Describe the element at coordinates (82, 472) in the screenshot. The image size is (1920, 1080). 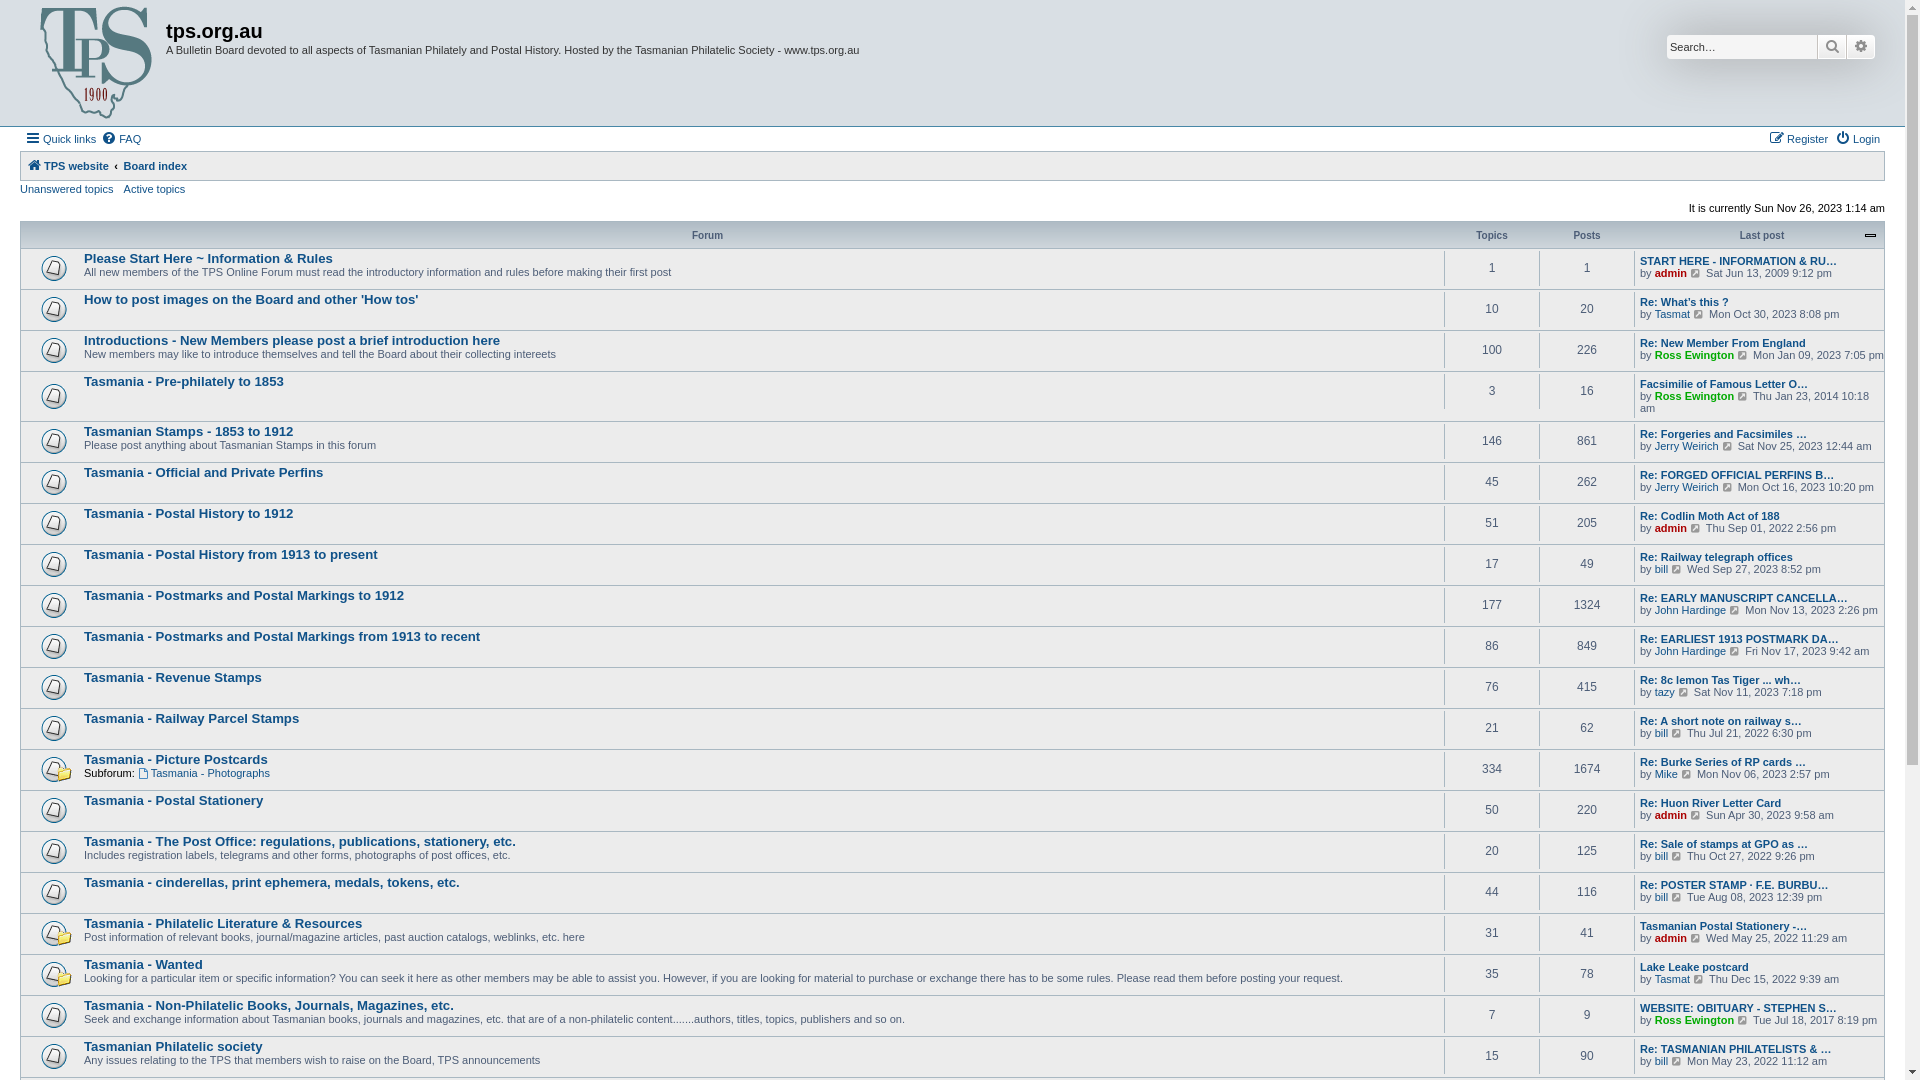
I see `'Tasmania - Official and Private Perfins'` at that location.